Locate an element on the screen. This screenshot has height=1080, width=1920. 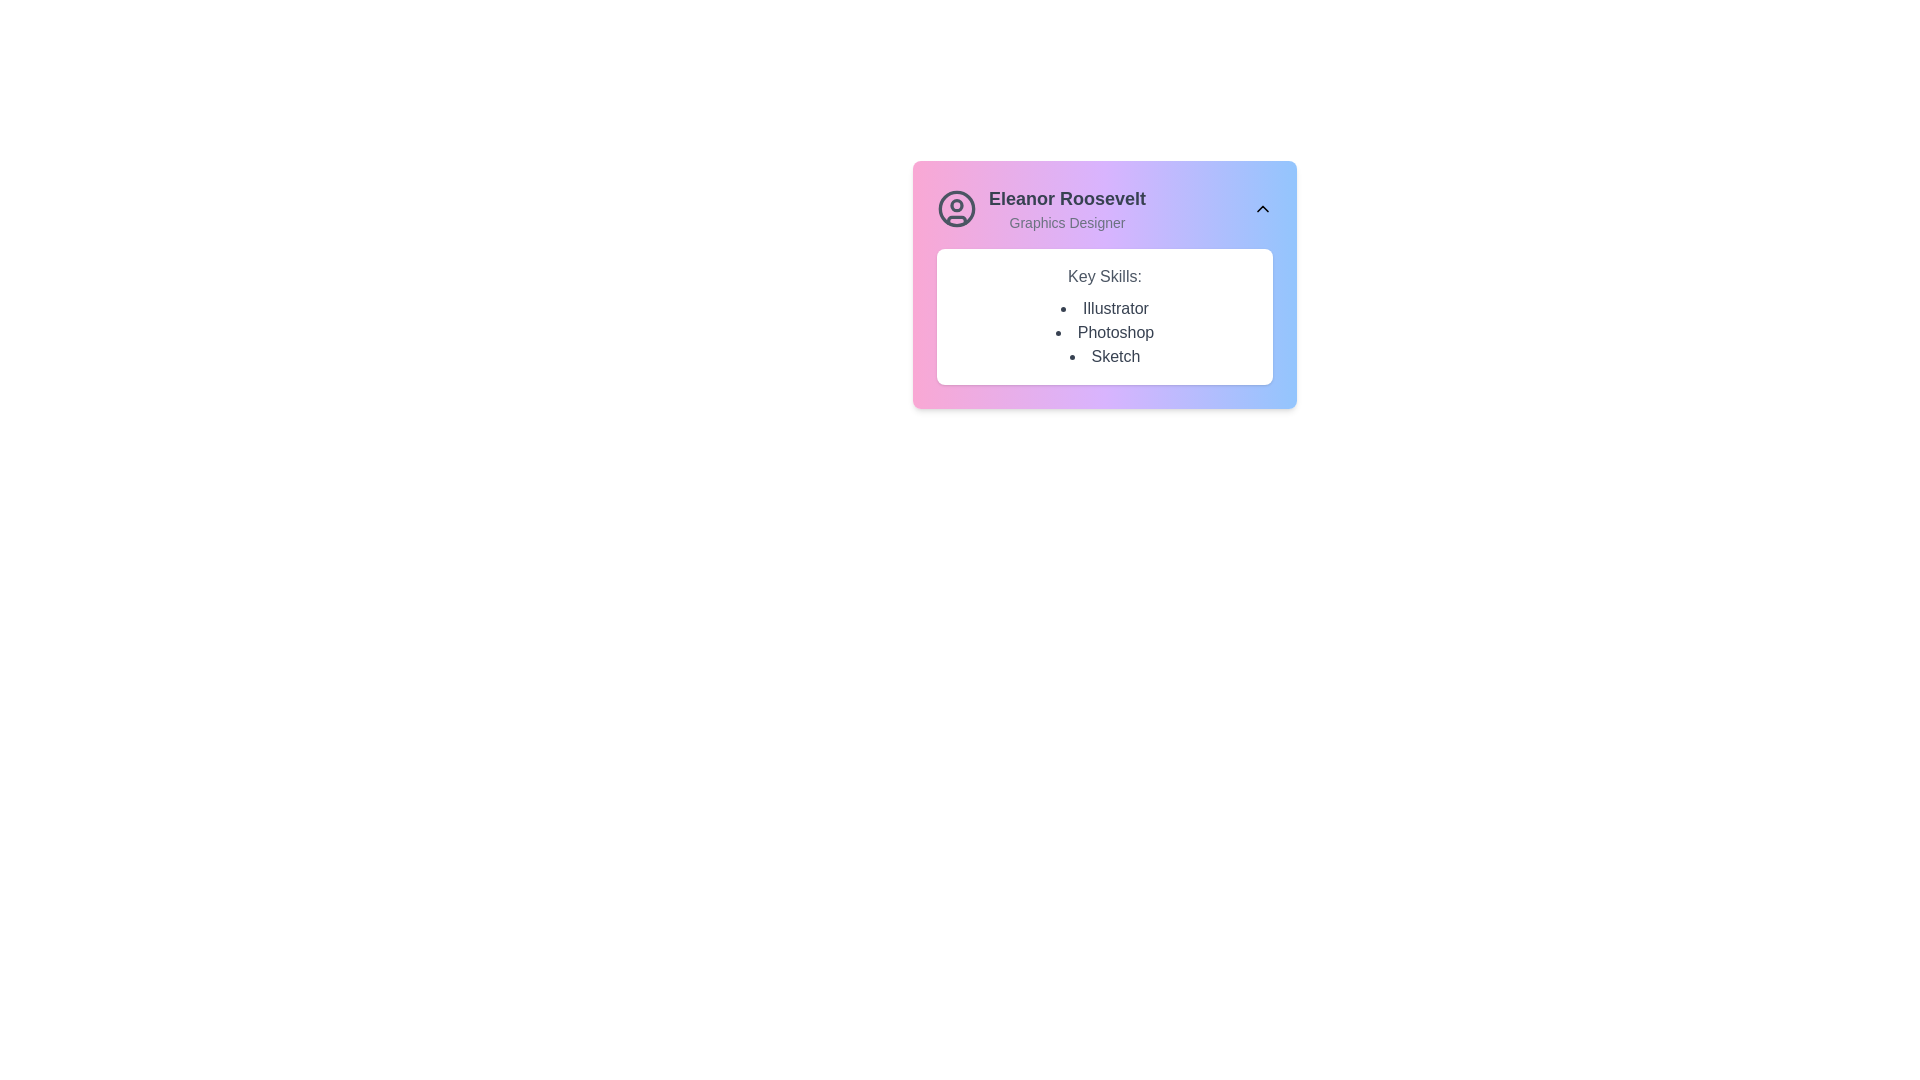
the 'Key Skills:' text label, which is styled with gray color and medium font weight, located at the top-left corner of a white information card is located at coordinates (1103, 277).